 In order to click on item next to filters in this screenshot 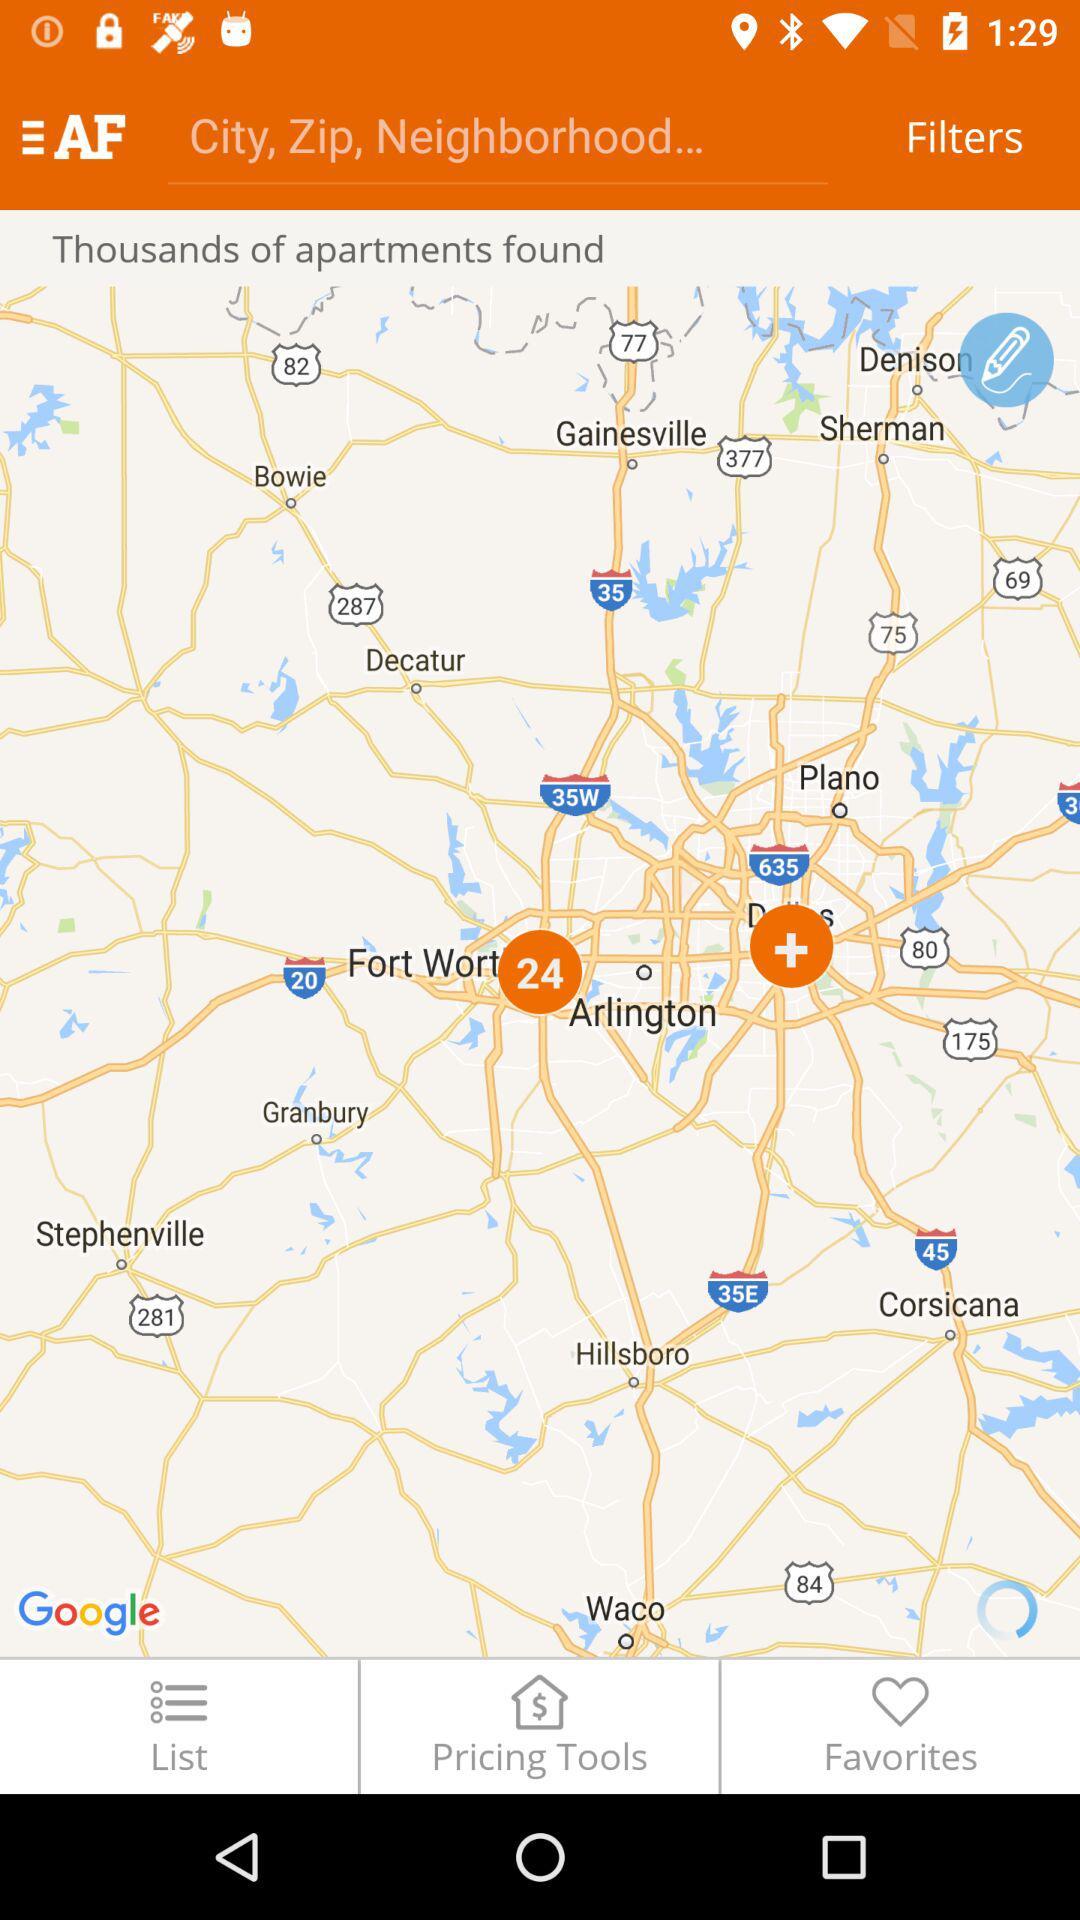, I will do `click(496, 133)`.